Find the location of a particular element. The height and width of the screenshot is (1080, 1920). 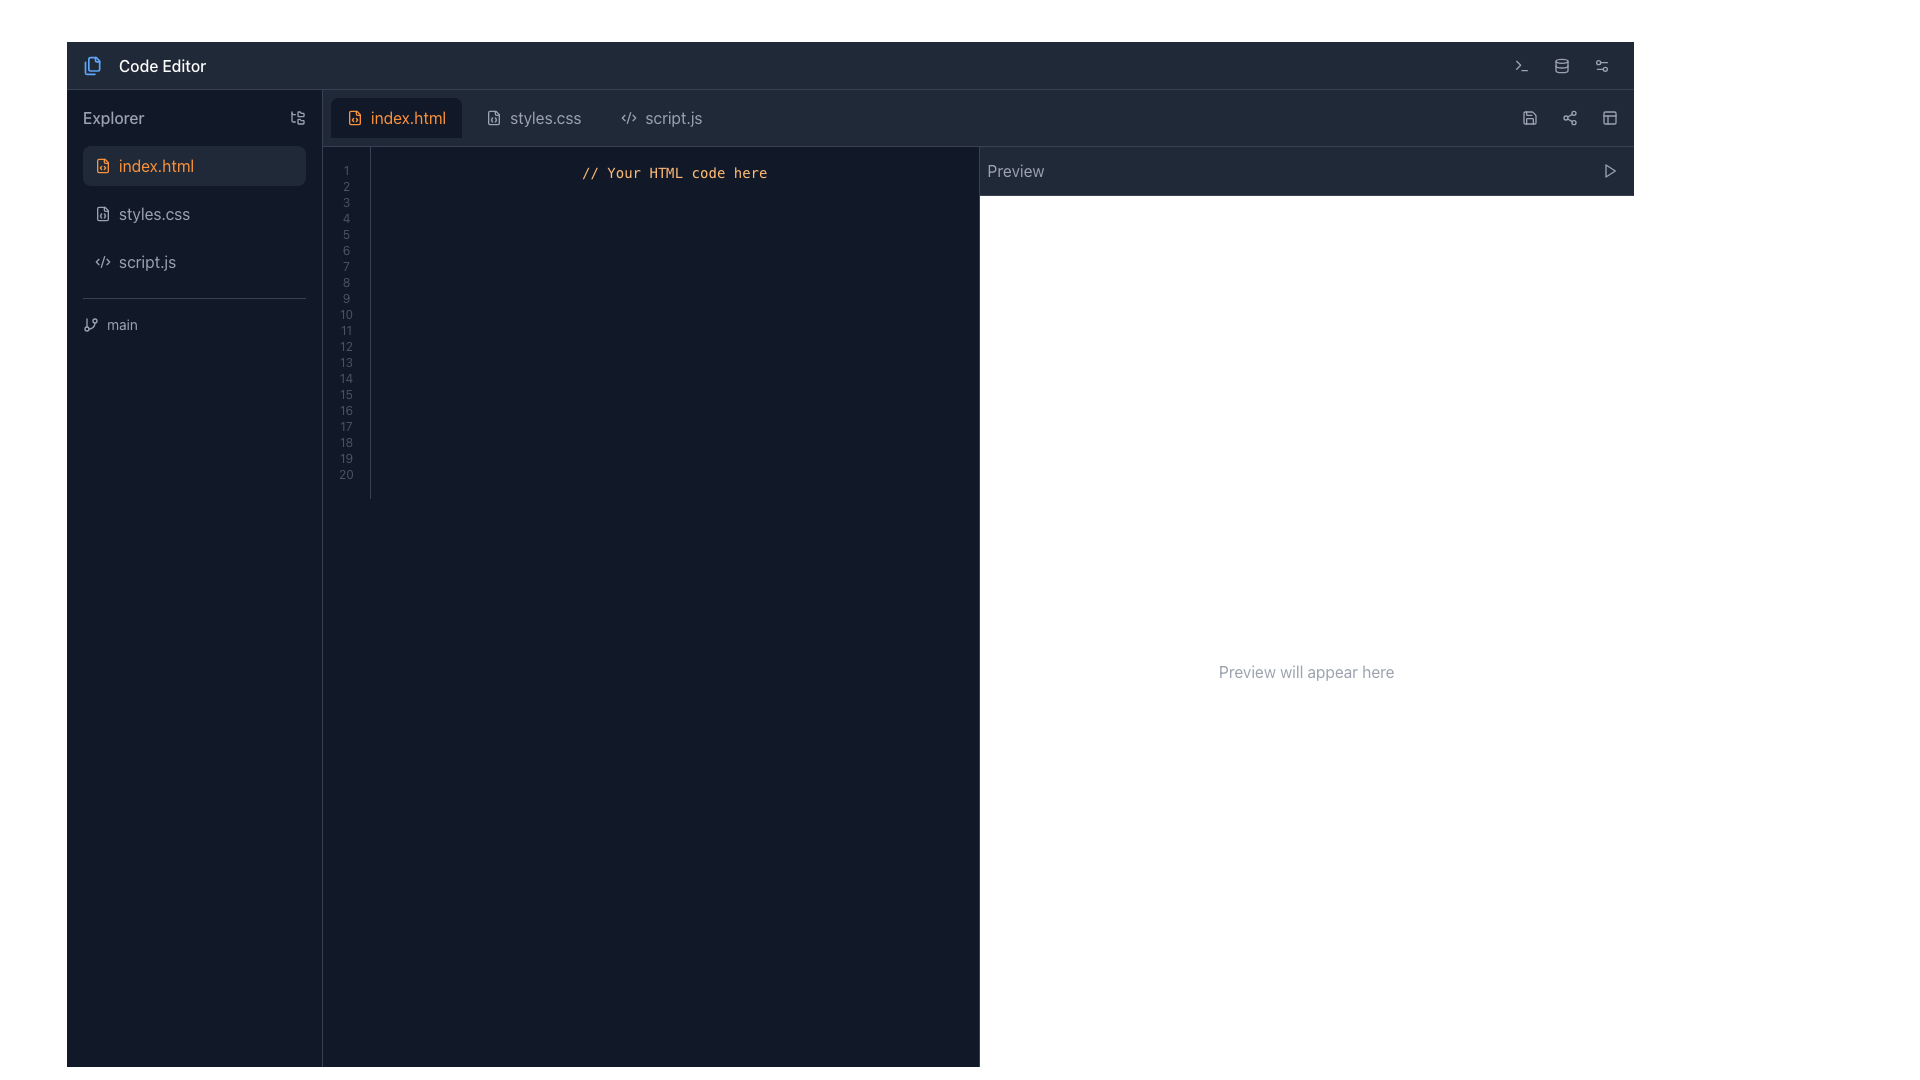

the database icon button located is located at coordinates (1560, 64).